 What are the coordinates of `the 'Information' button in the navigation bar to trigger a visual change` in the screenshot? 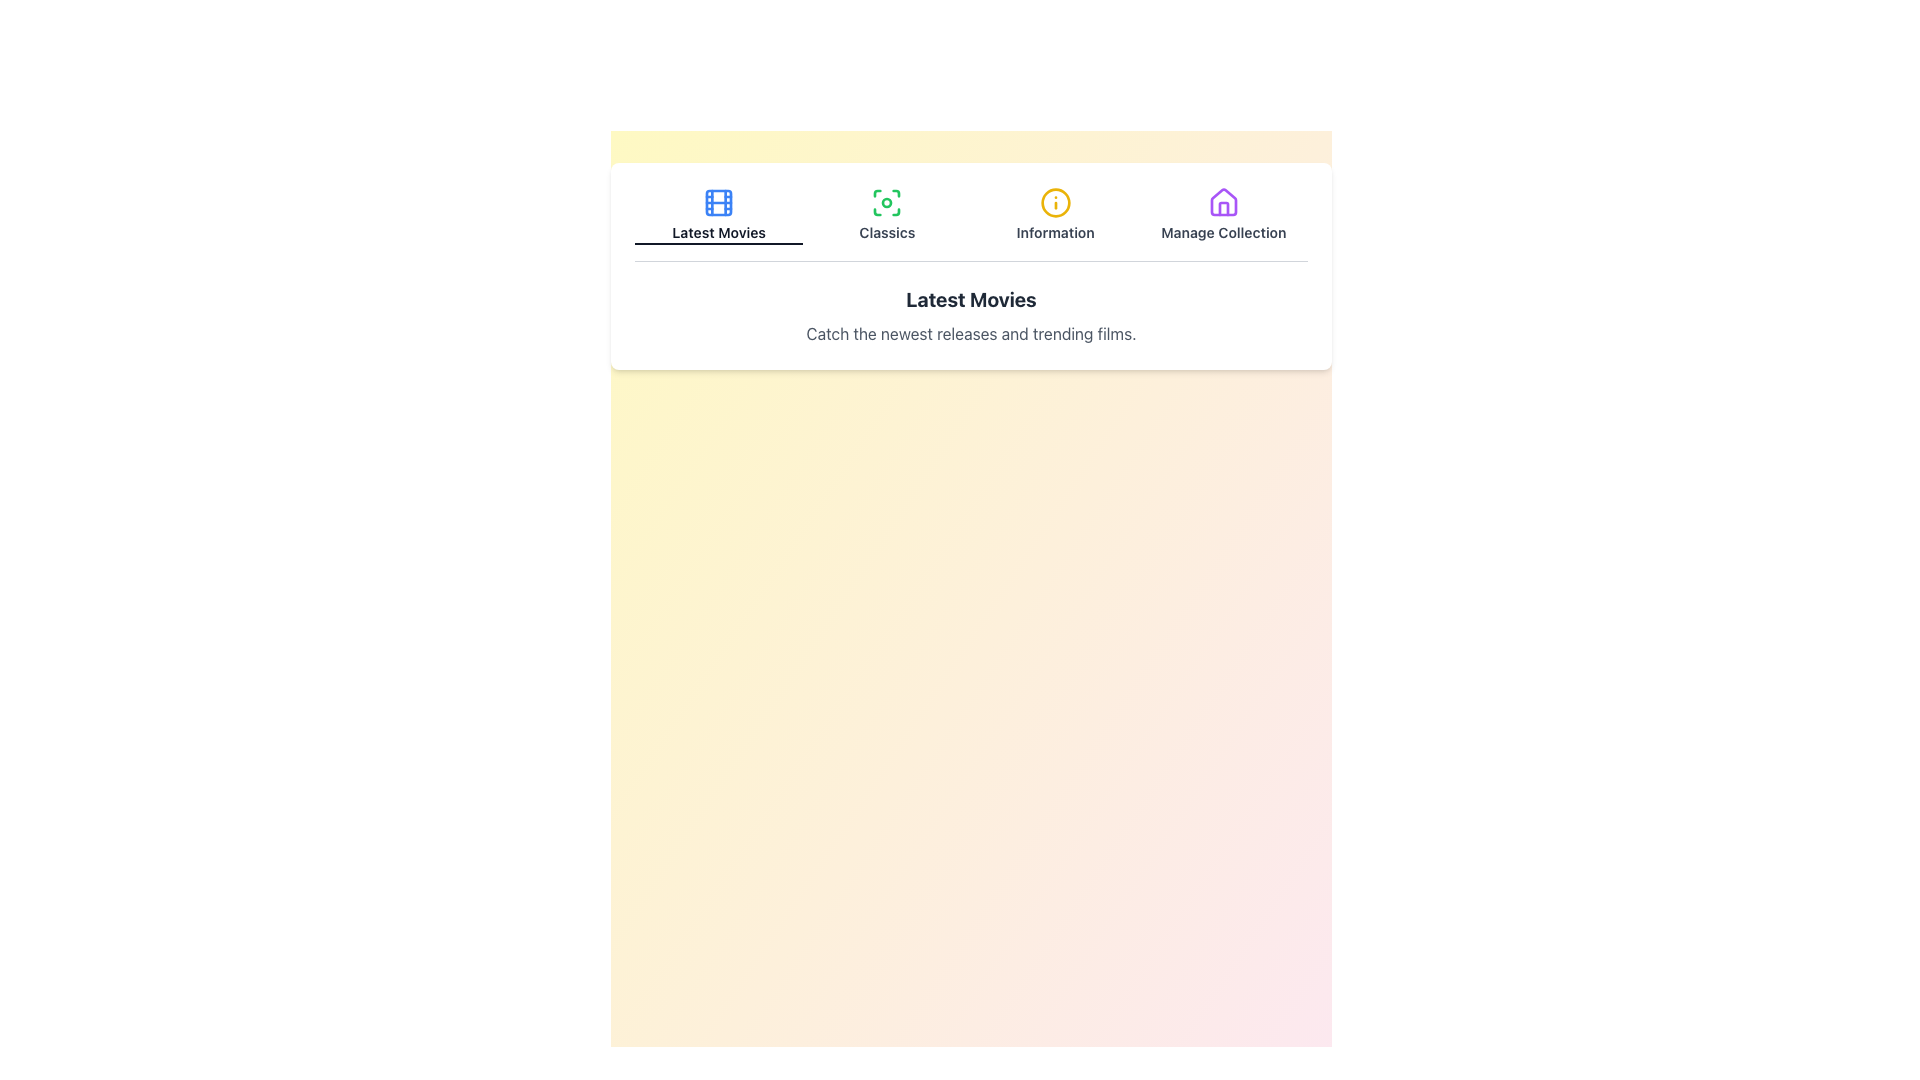 It's located at (1054, 216).